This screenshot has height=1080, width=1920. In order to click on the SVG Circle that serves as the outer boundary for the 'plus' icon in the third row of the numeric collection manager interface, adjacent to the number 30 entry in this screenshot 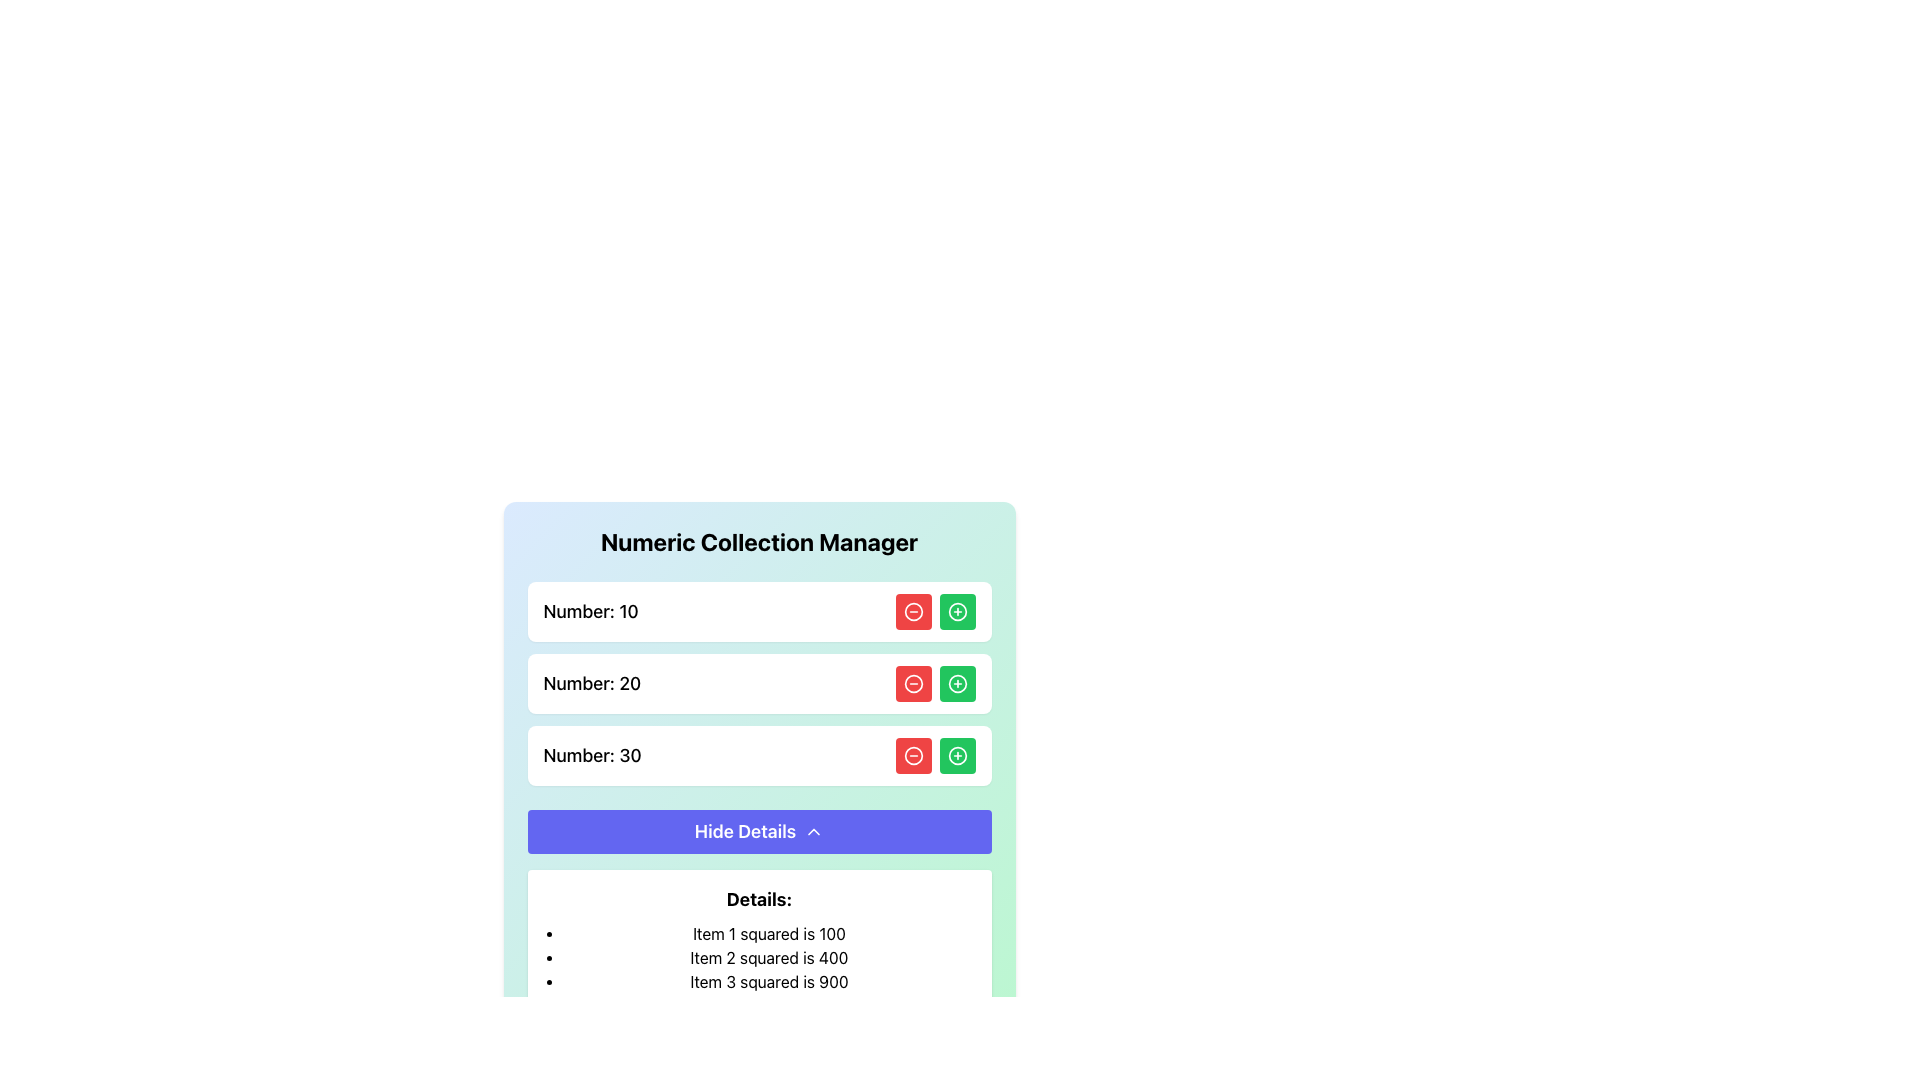, I will do `click(956, 756)`.